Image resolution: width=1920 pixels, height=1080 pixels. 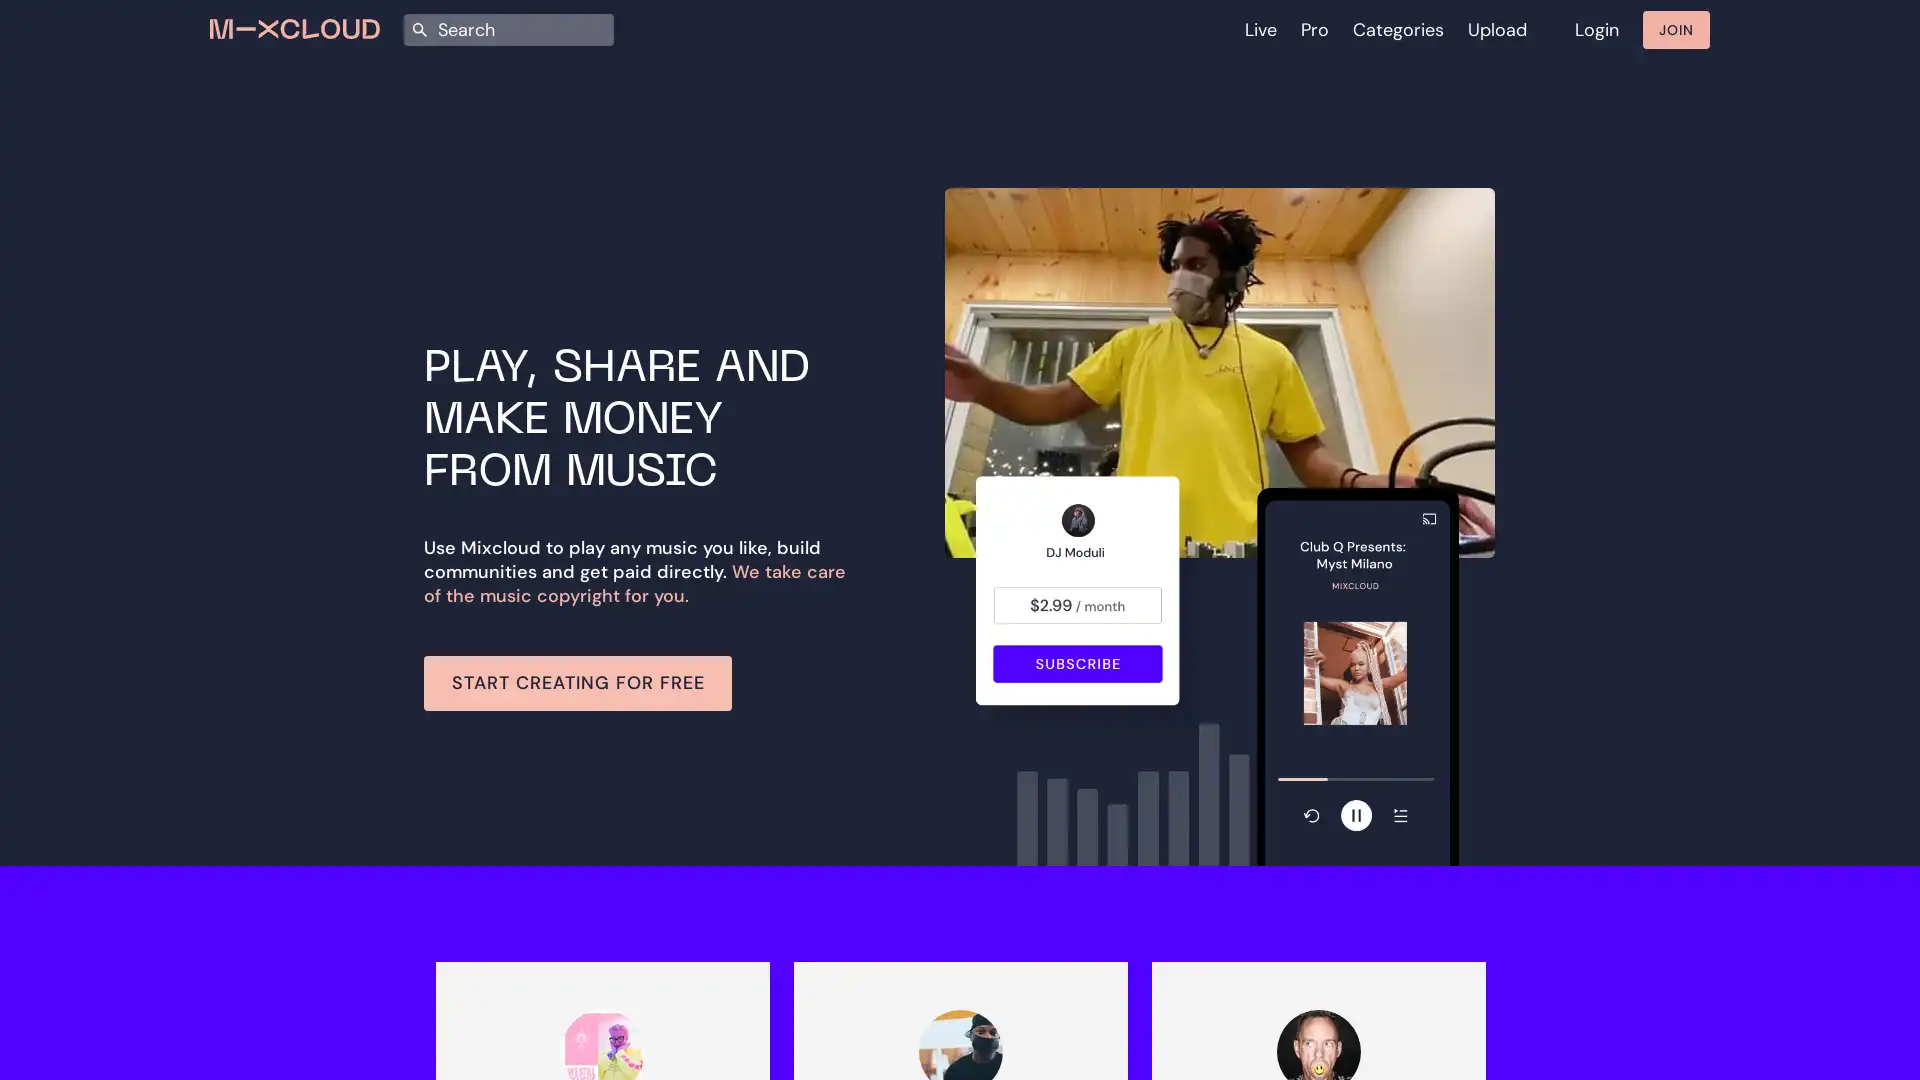 I want to click on JOIN, so click(x=1676, y=30).